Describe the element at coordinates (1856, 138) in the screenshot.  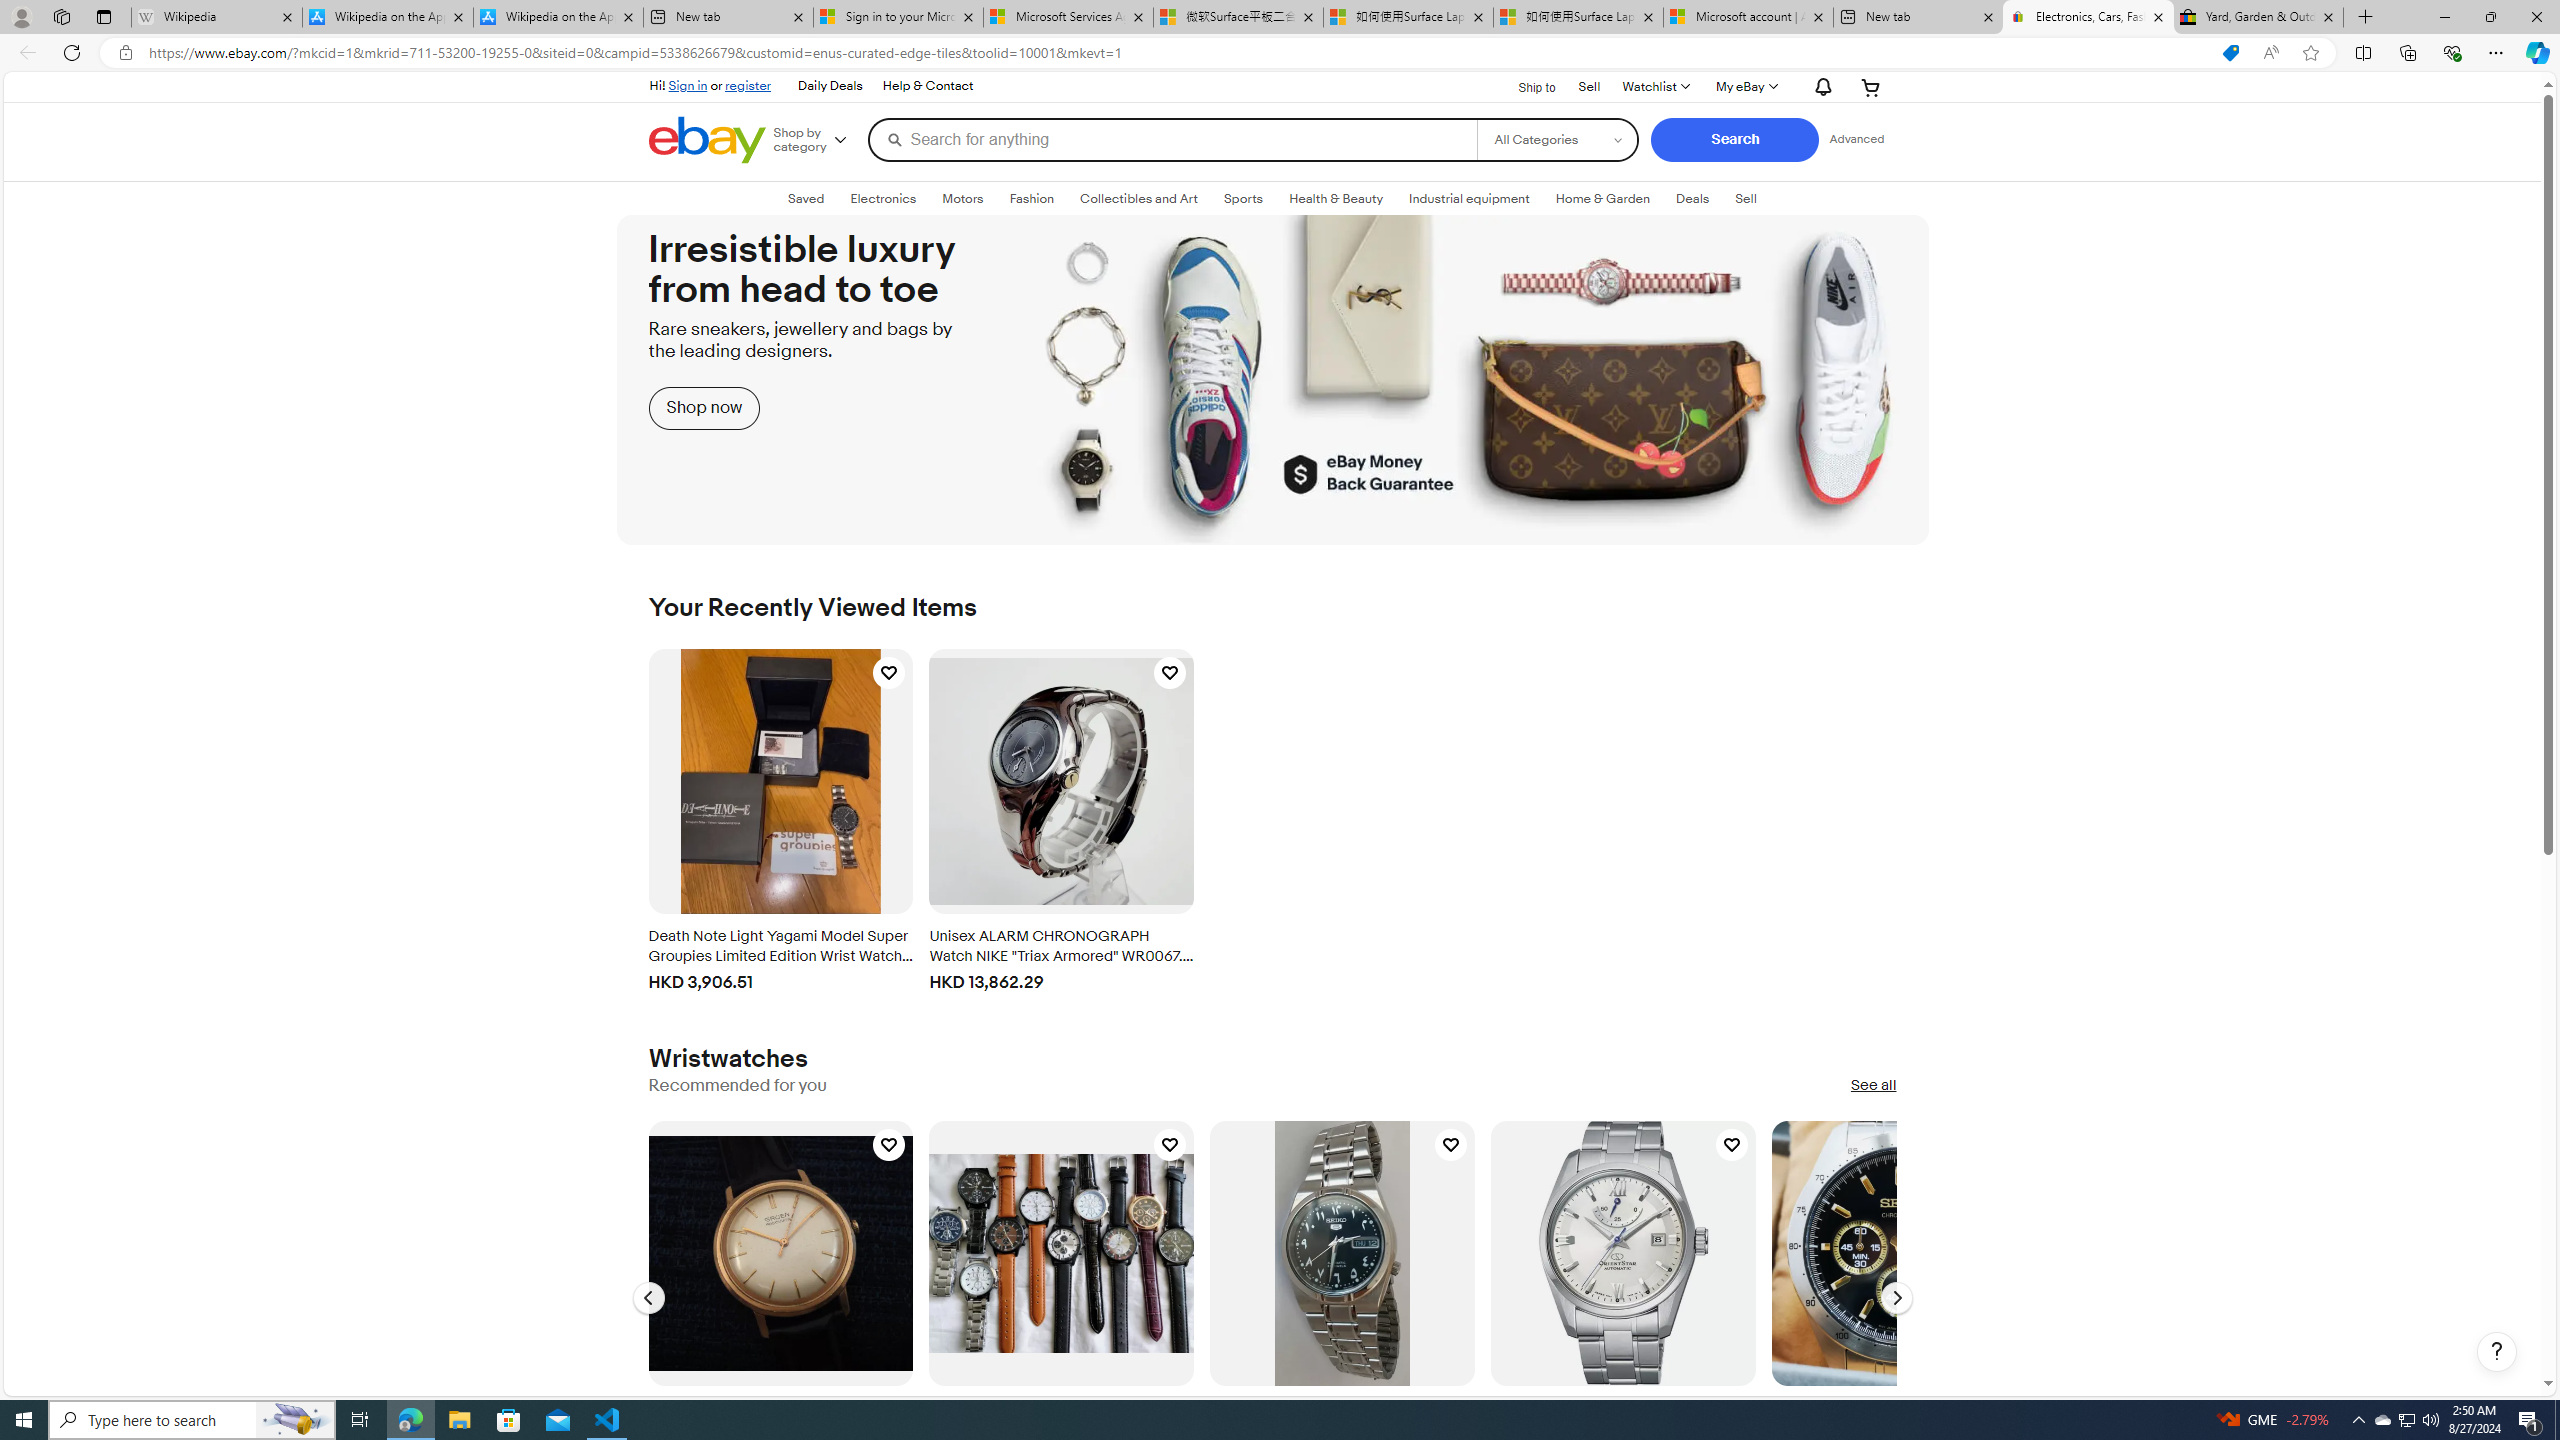
I see `'Advanced Search'` at that location.